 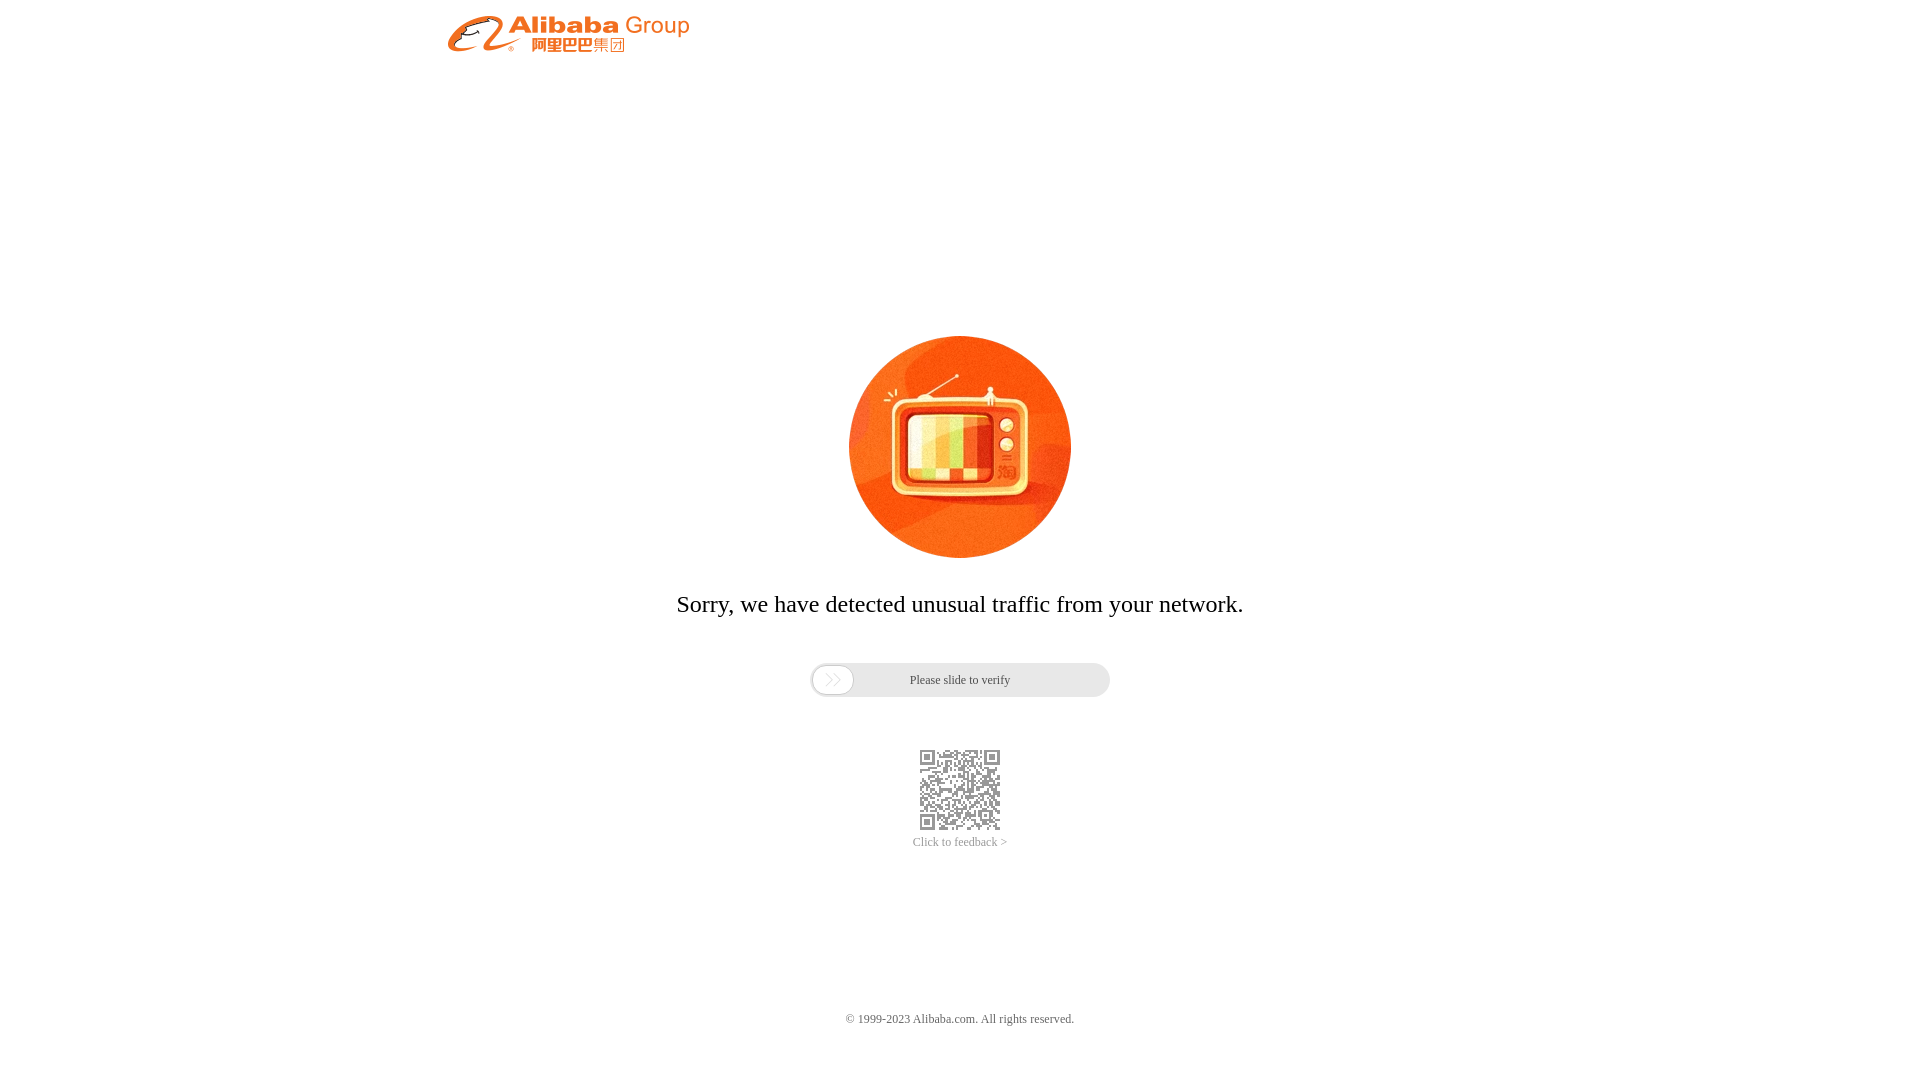 I want to click on 'Click to feedback >', so click(x=960, y=842).